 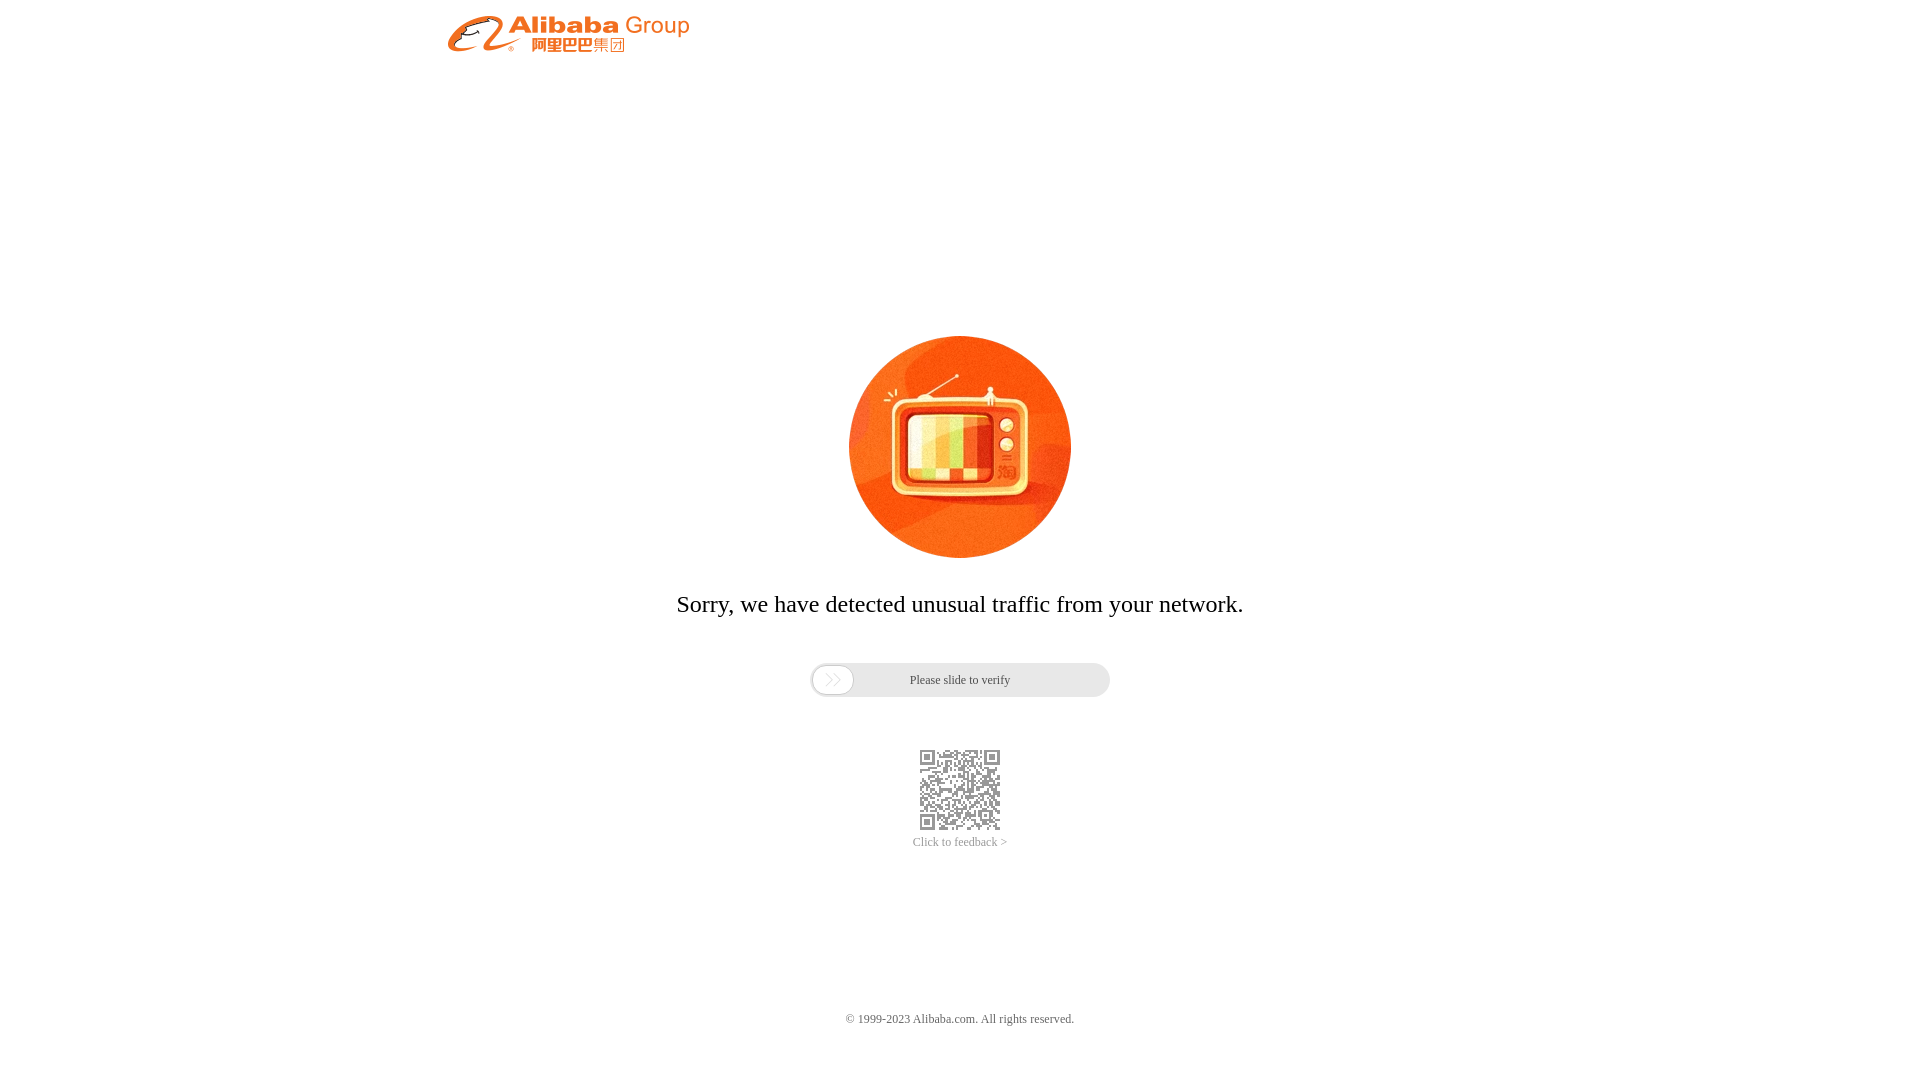 I want to click on 'Click to feedback >', so click(x=960, y=842).